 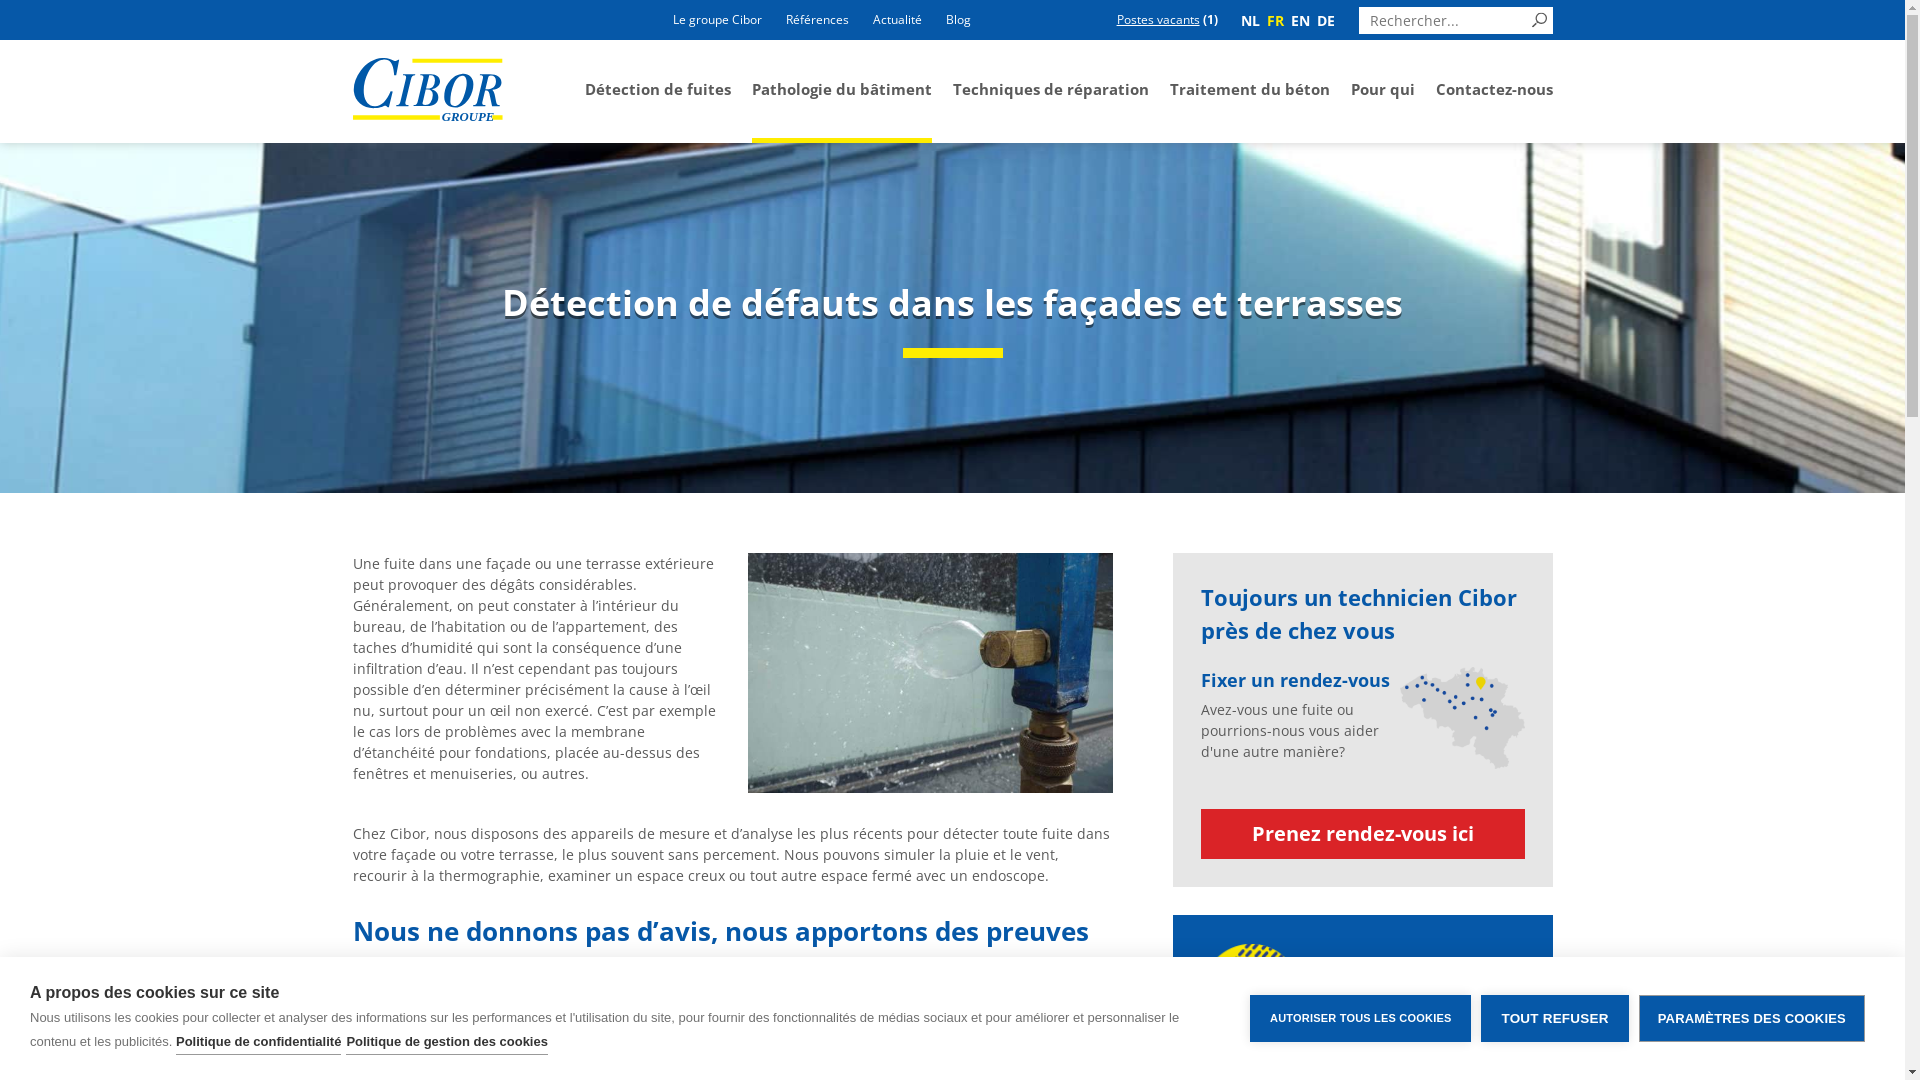 I want to click on 'Search', so click(x=1538, y=21).